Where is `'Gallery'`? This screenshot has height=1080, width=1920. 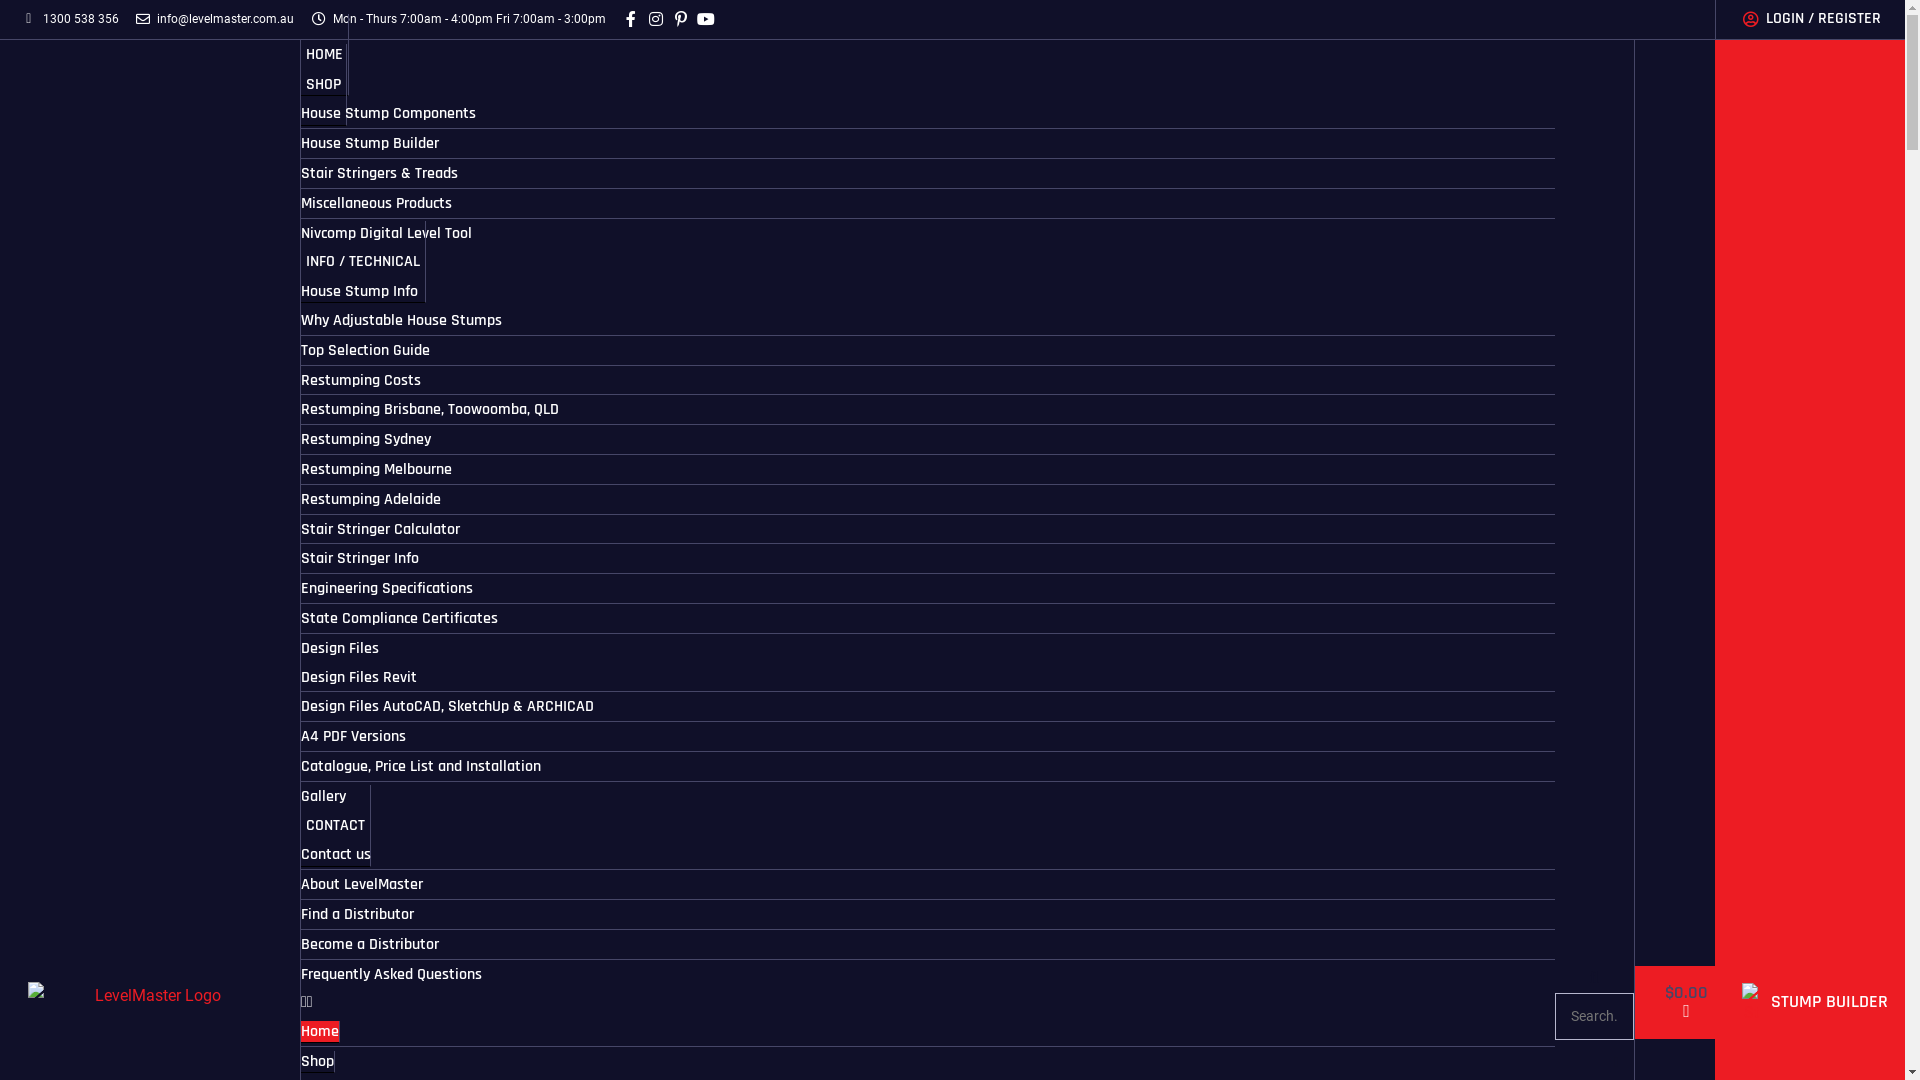
'Gallery' is located at coordinates (323, 795).